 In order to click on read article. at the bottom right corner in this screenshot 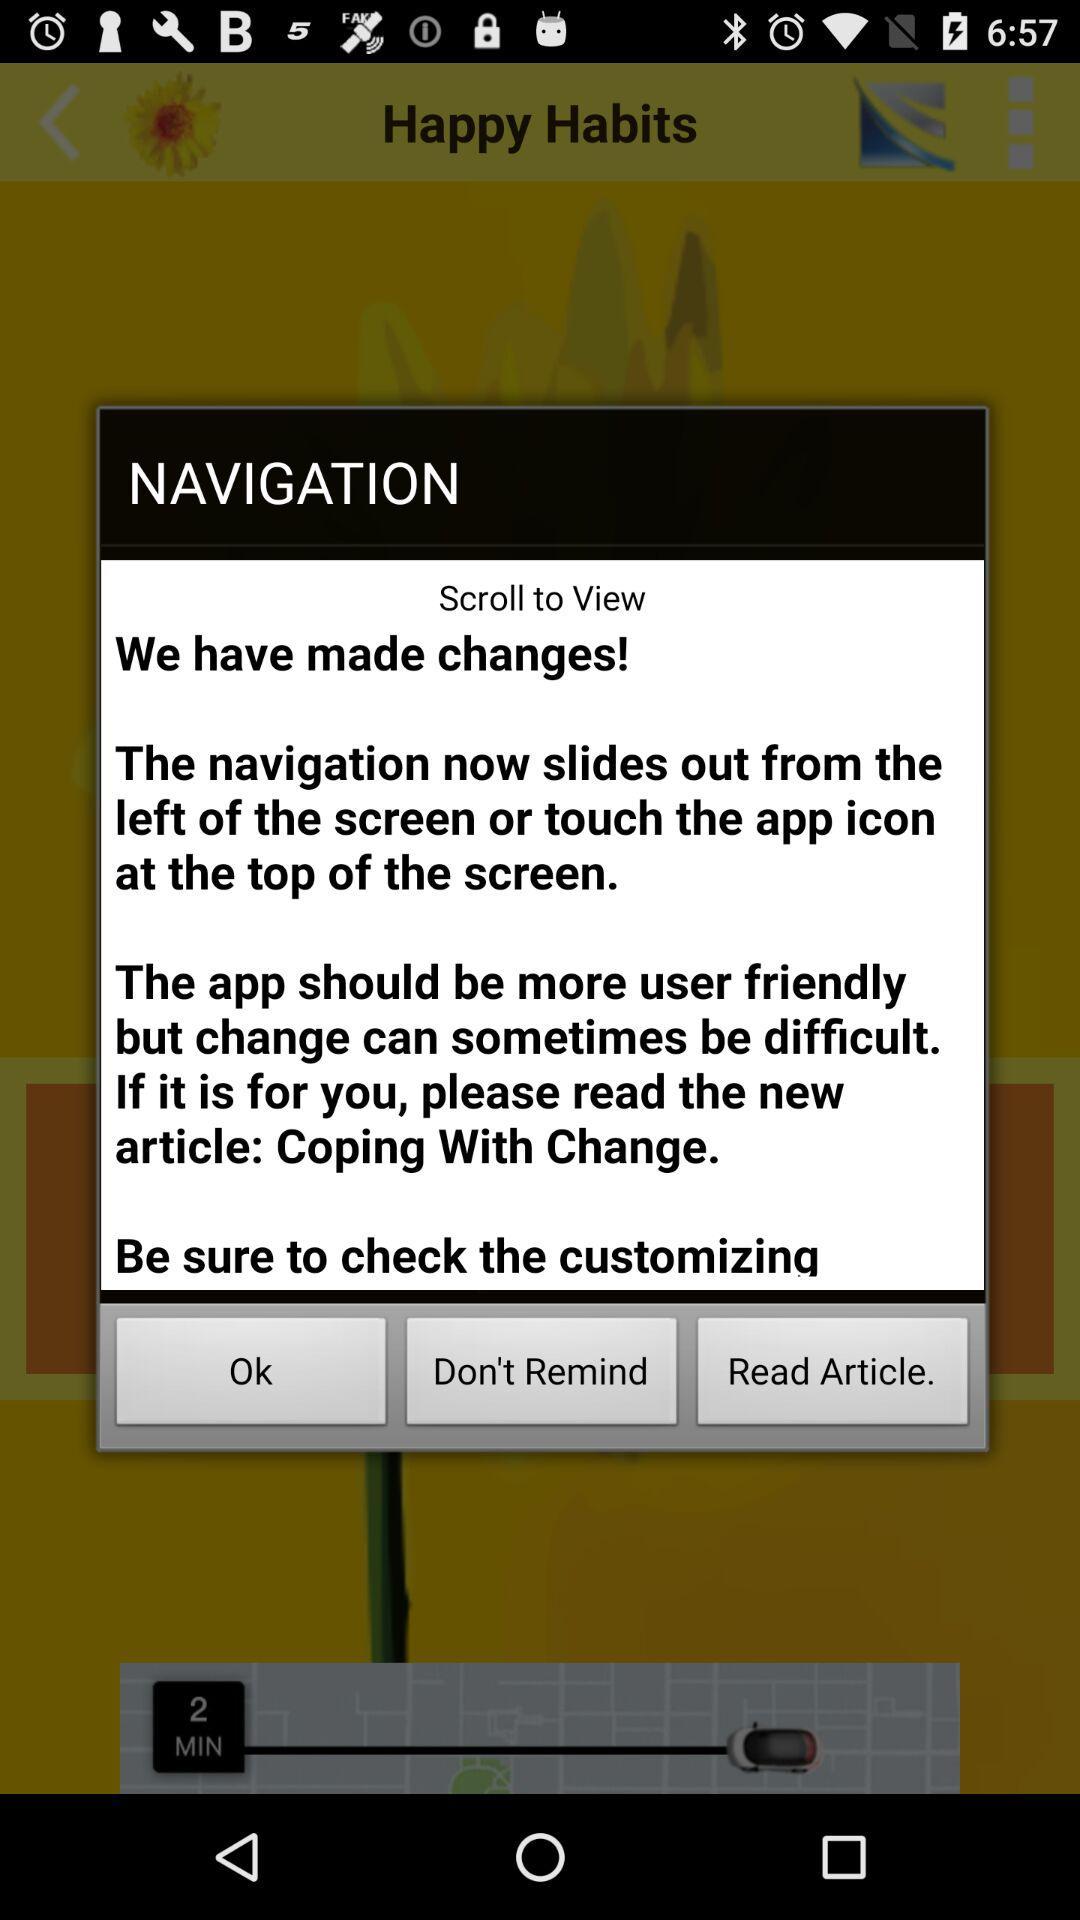, I will do `click(833, 1376)`.